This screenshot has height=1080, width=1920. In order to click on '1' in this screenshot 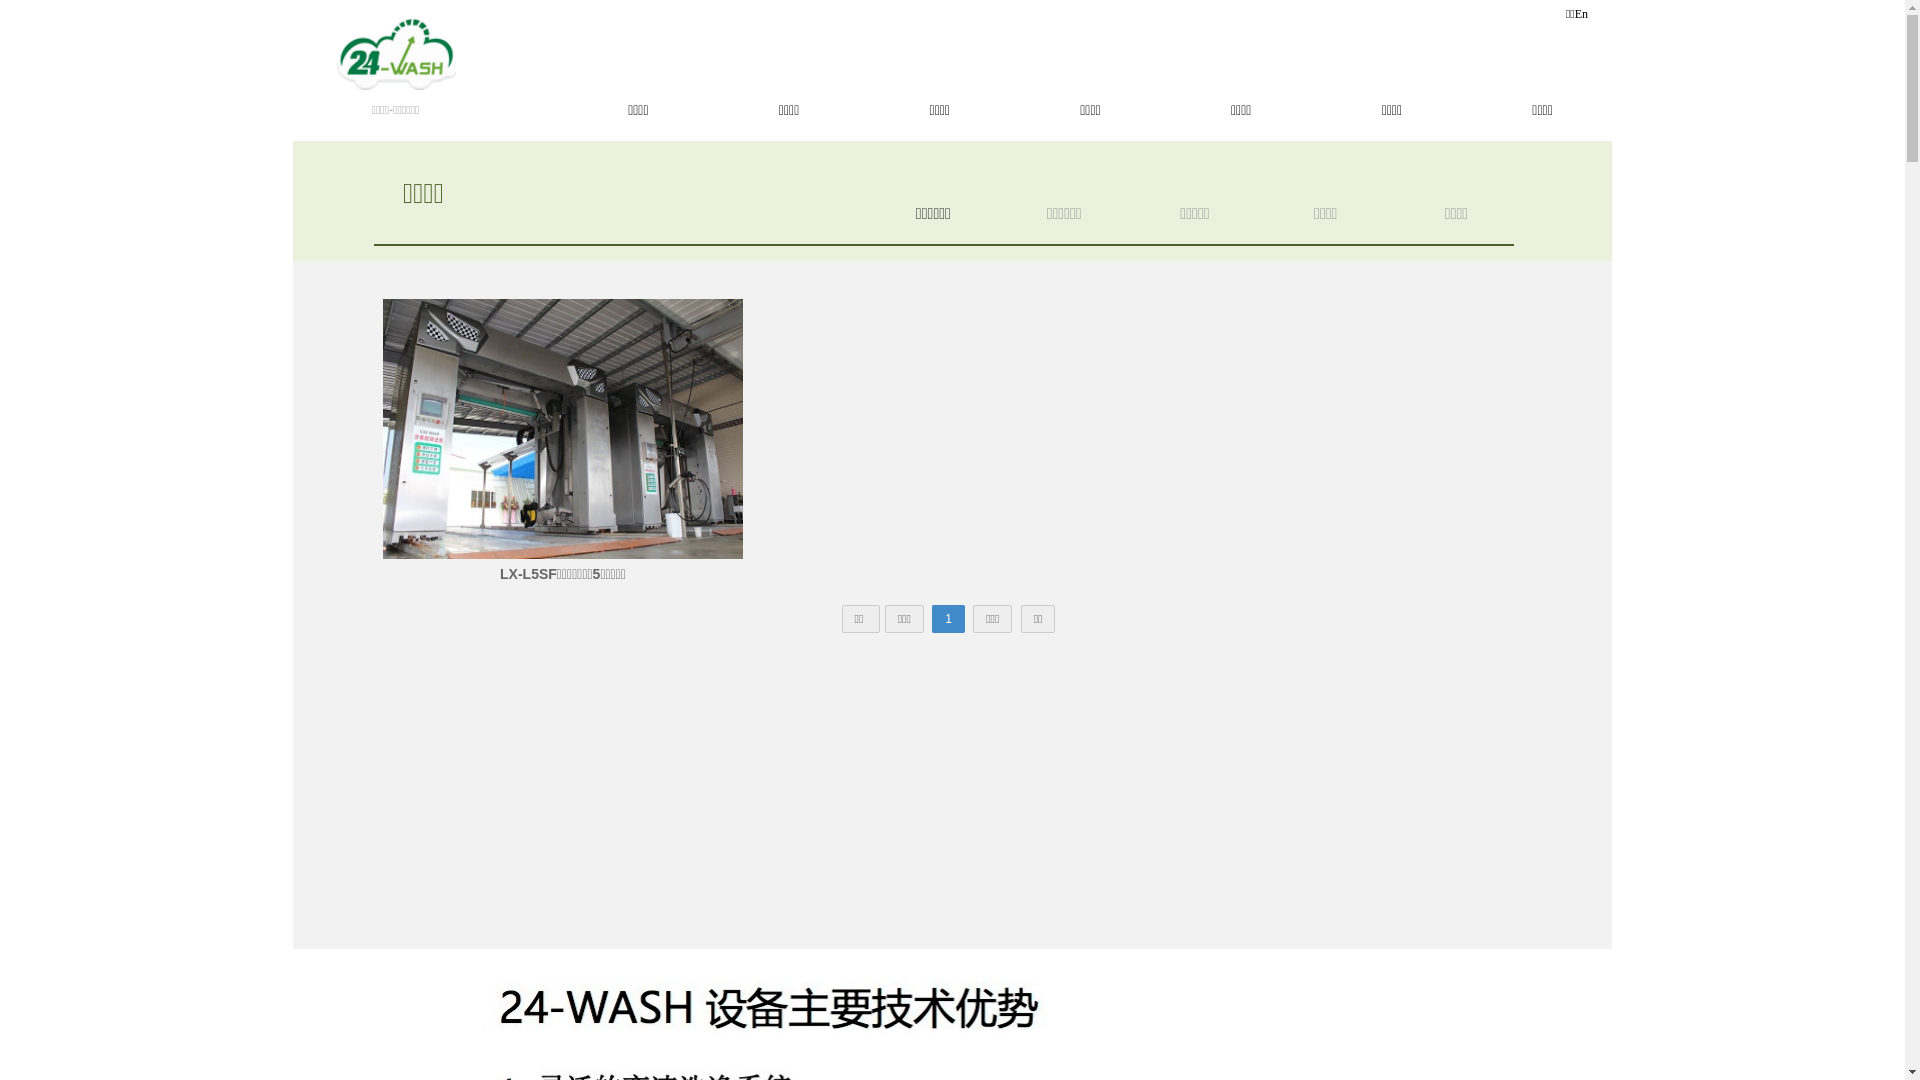, I will do `click(947, 617)`.